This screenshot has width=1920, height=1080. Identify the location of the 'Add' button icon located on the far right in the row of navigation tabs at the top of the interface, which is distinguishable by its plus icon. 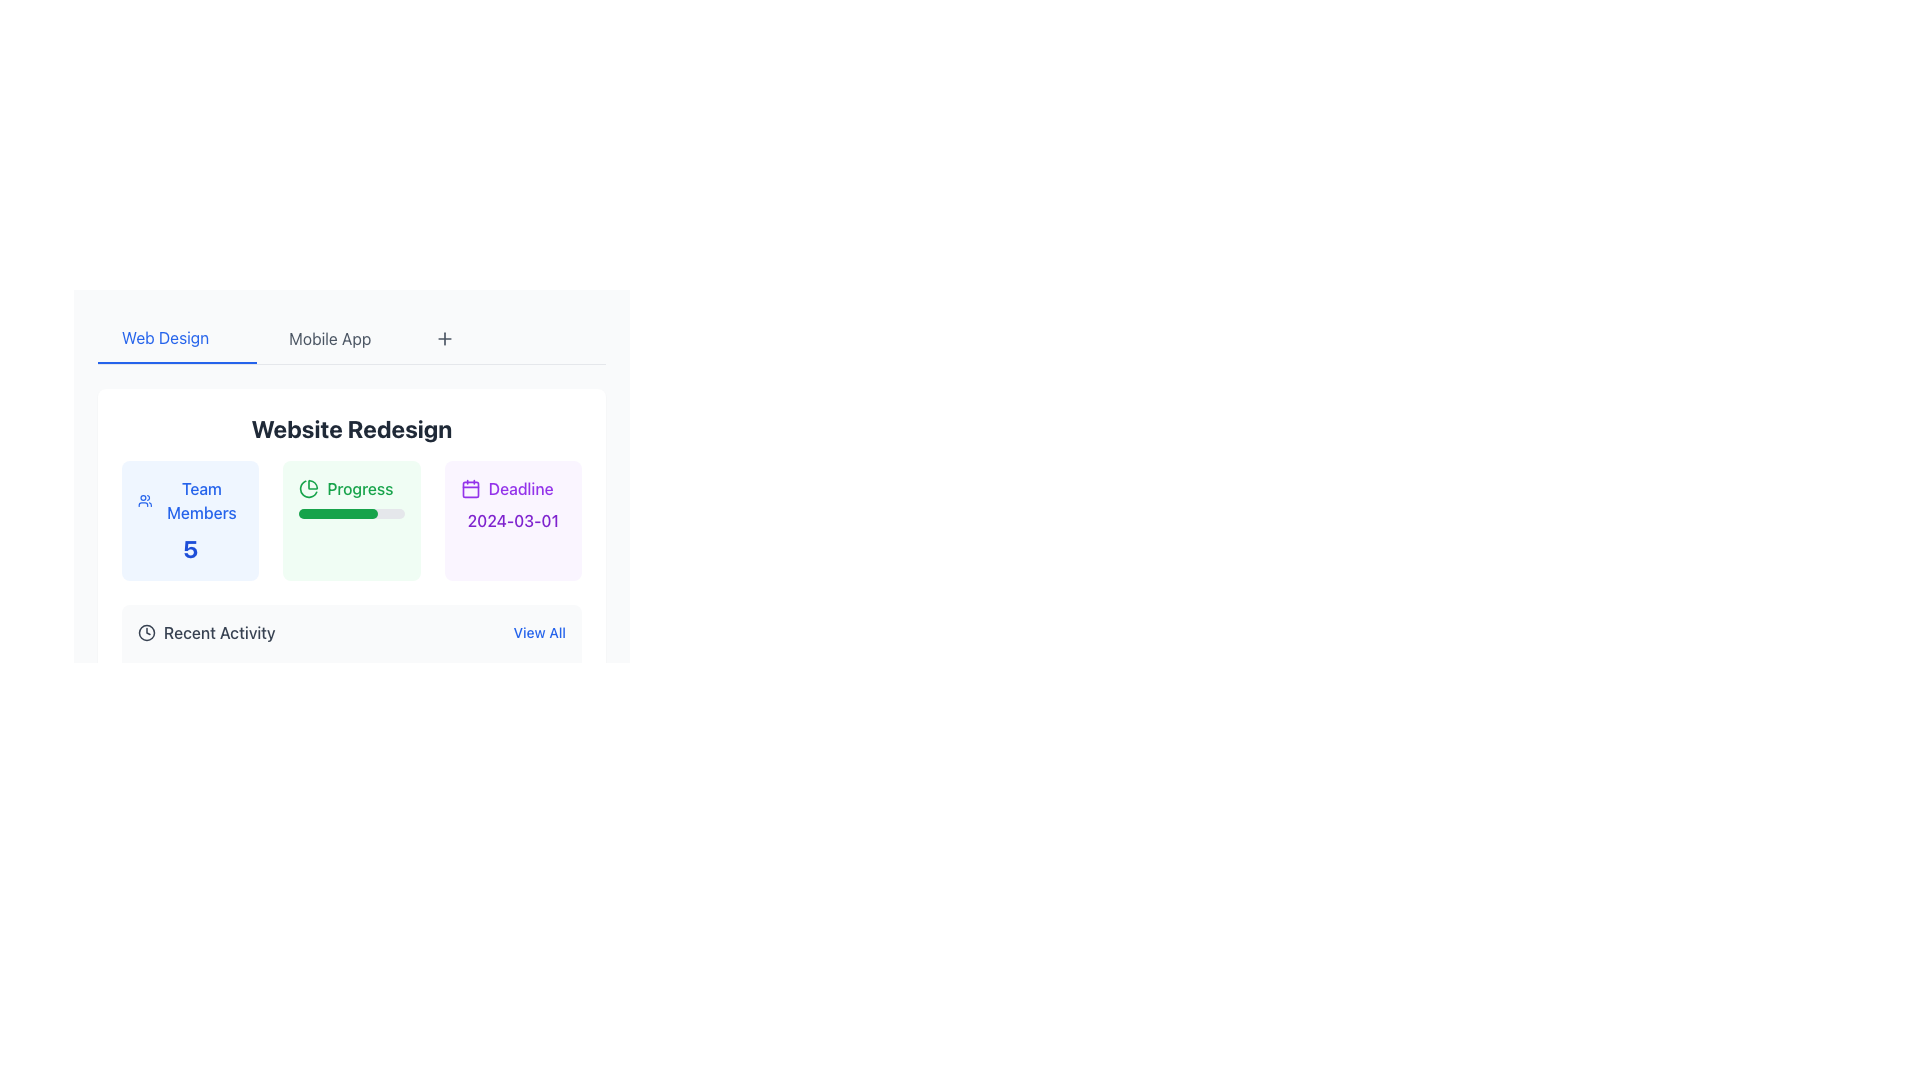
(444, 338).